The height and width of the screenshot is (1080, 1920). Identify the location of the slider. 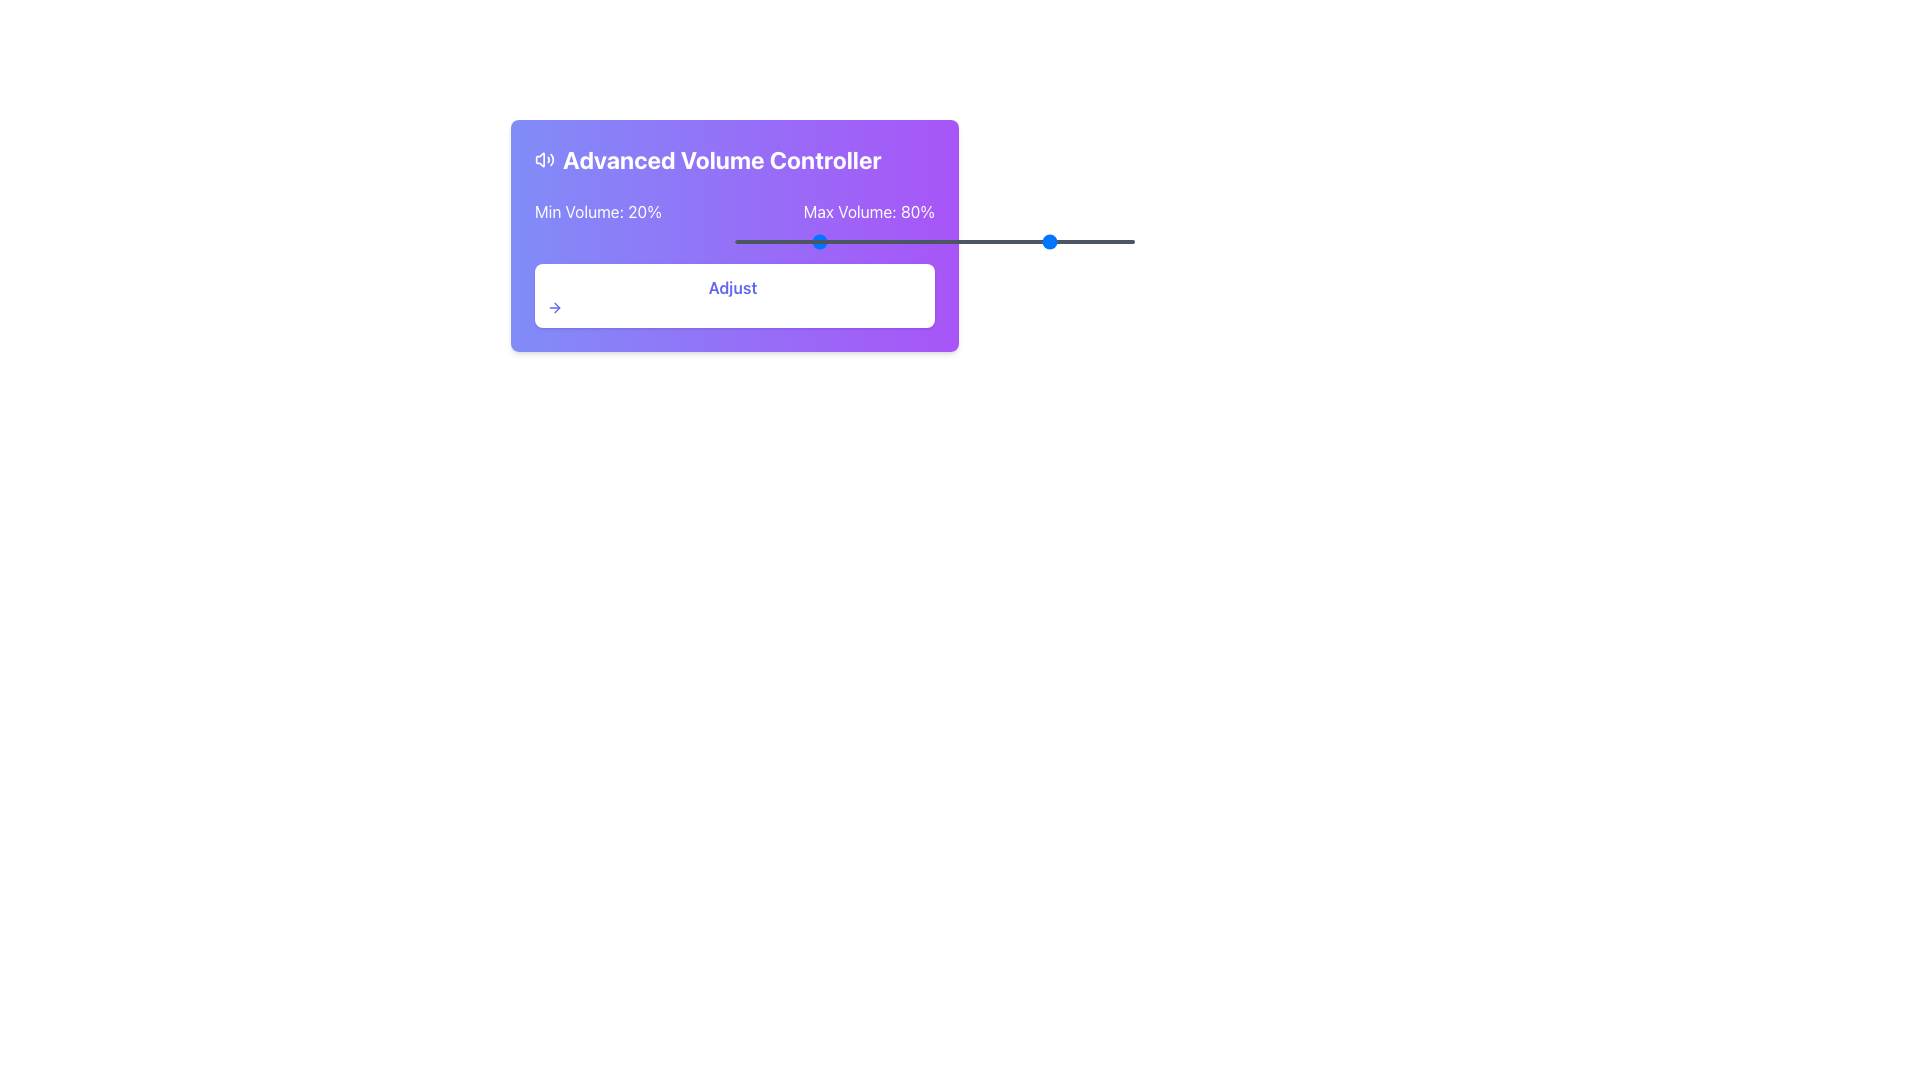
(906, 241).